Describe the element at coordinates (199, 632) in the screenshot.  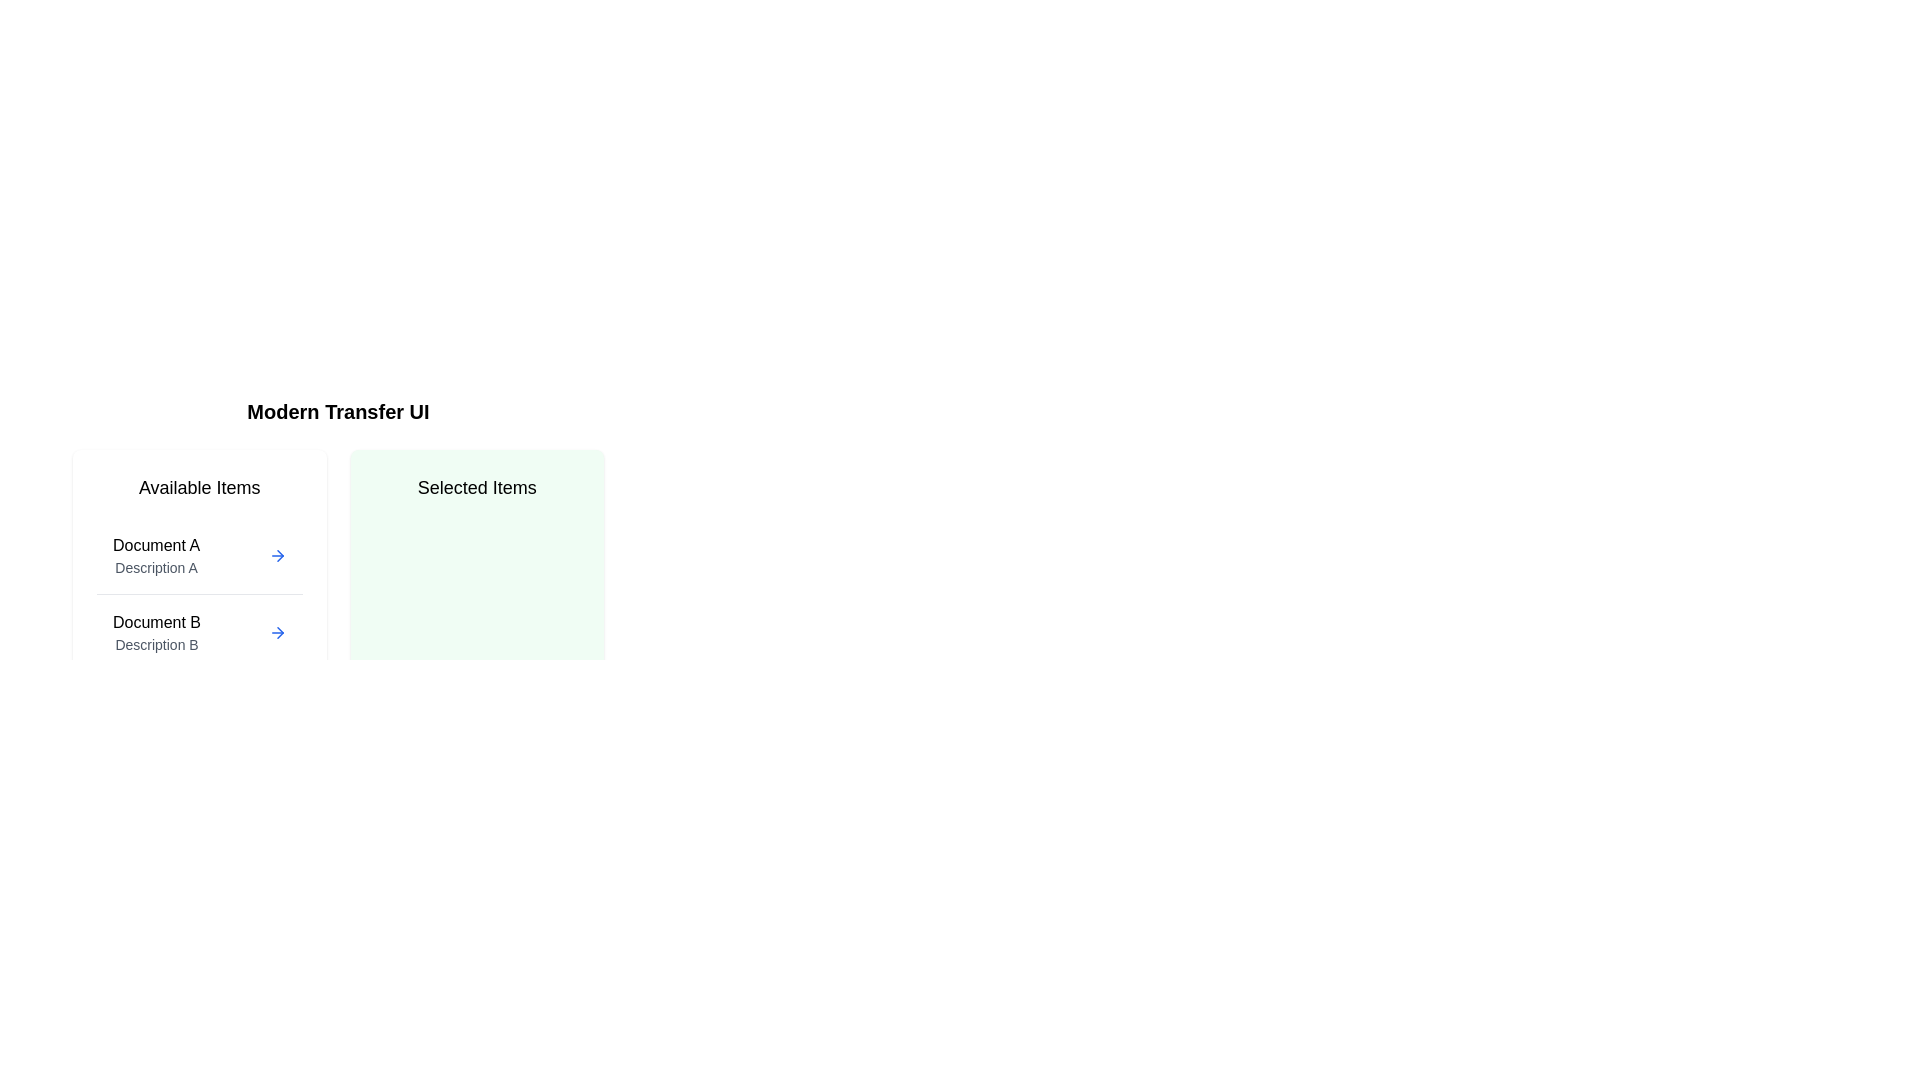
I see `the second list item in the 'Available Items' section, which represents 'Document B'` at that location.